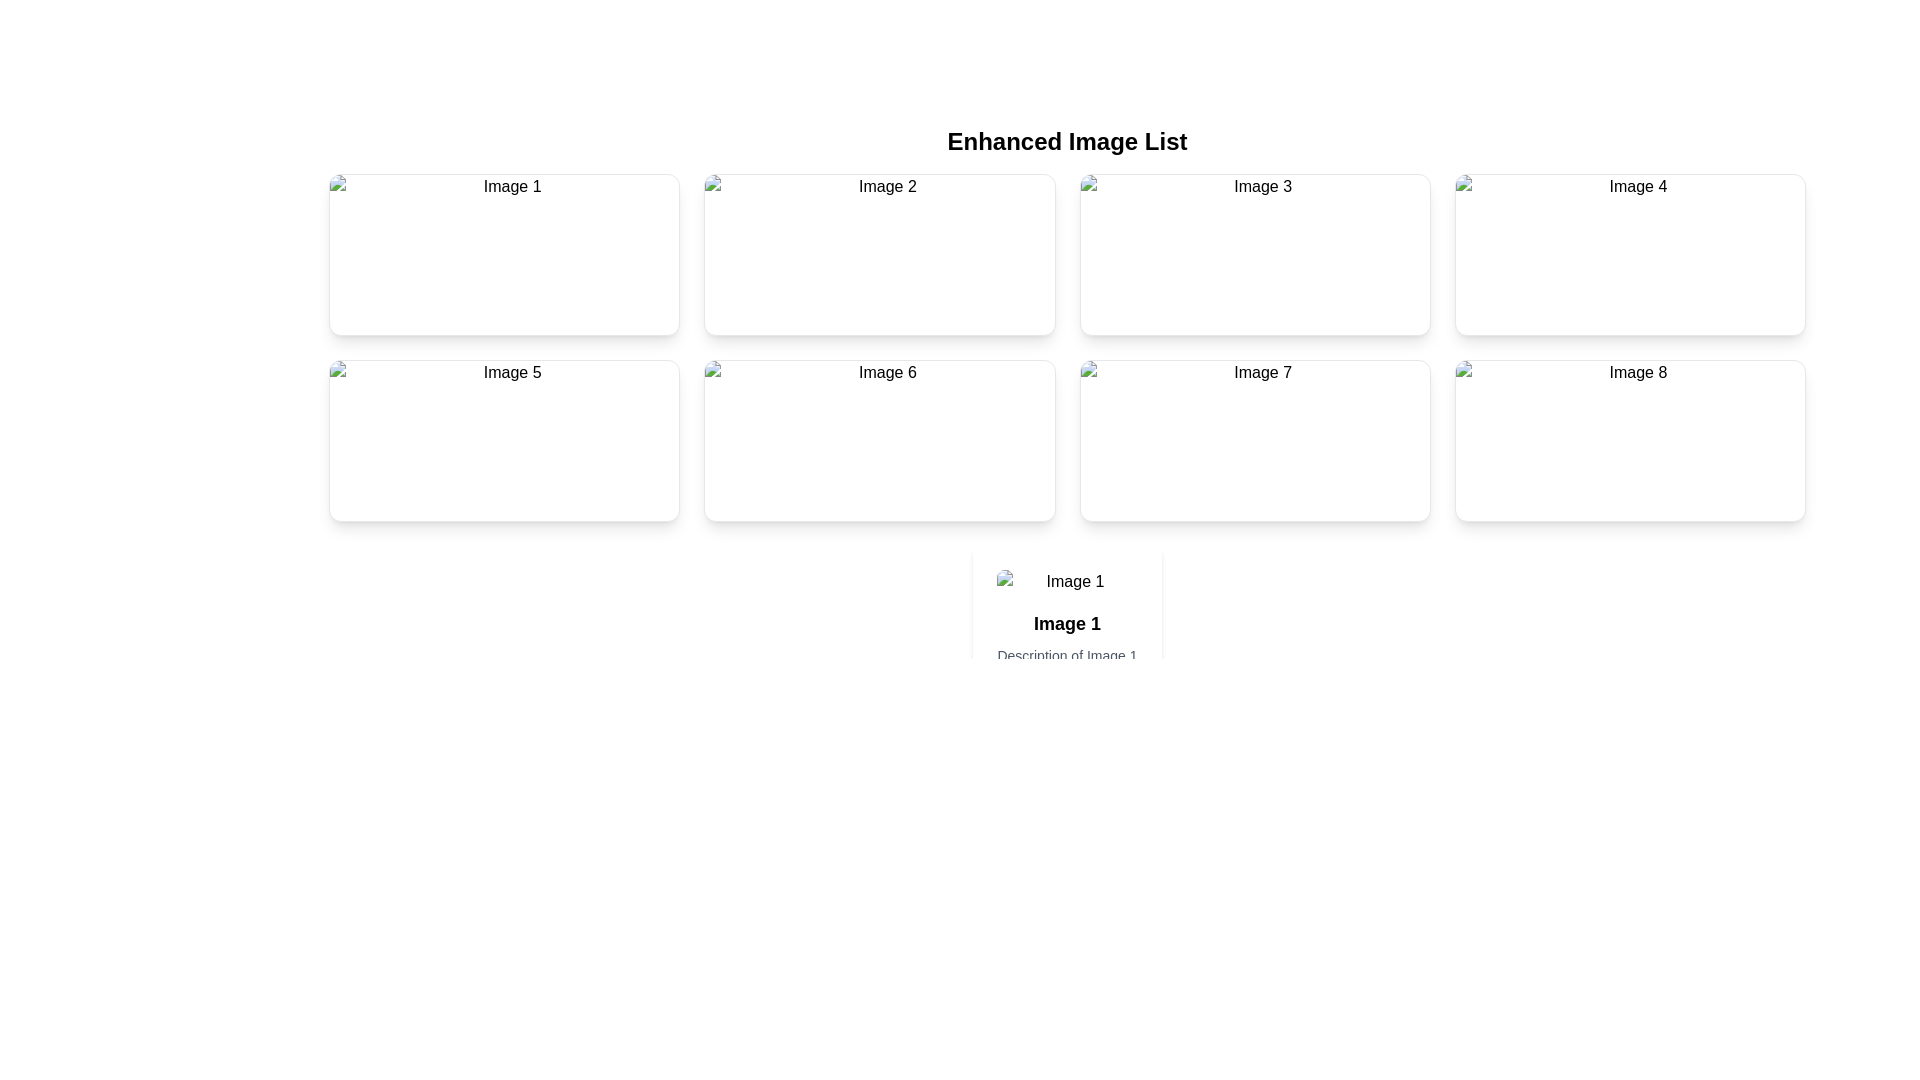 The height and width of the screenshot is (1080, 1920). I want to click on the card component located in the first row and third column of the grid layout, so click(1254, 253).